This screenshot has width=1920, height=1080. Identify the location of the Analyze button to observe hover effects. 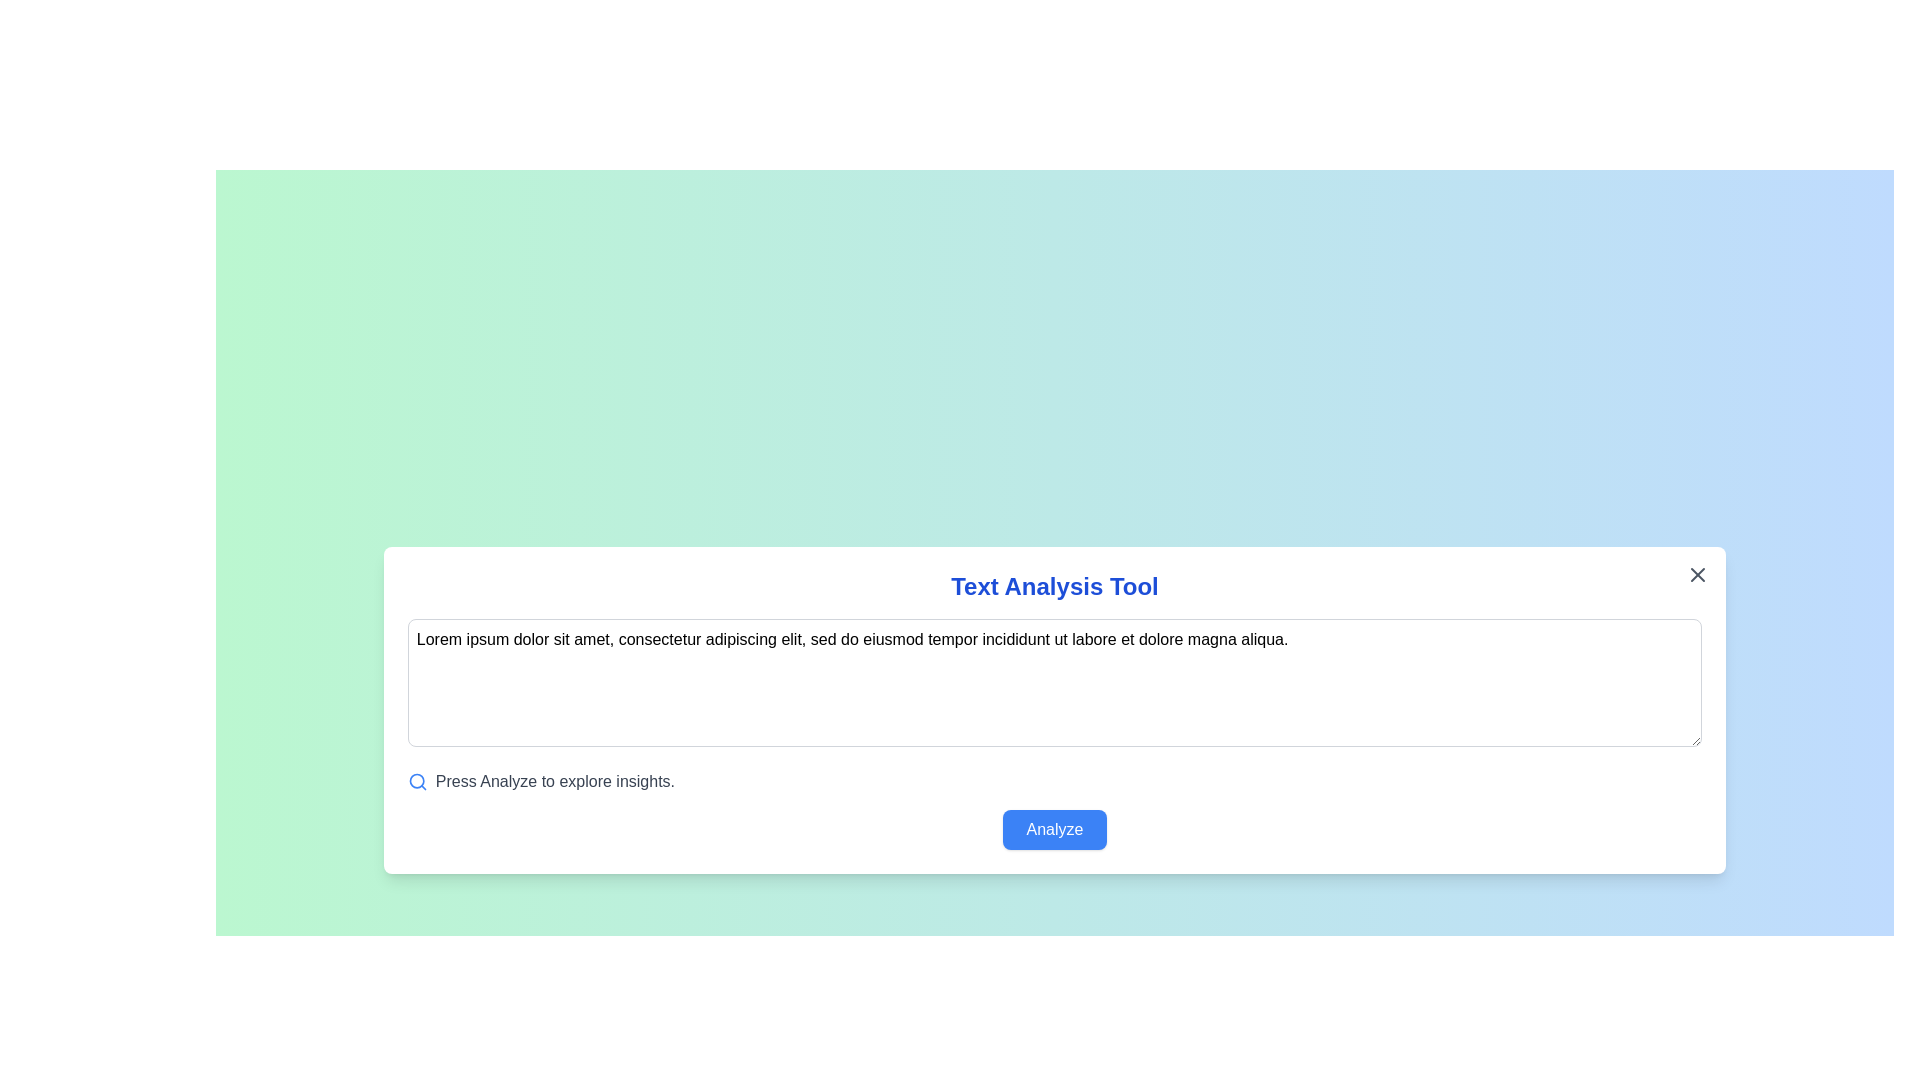
(1054, 829).